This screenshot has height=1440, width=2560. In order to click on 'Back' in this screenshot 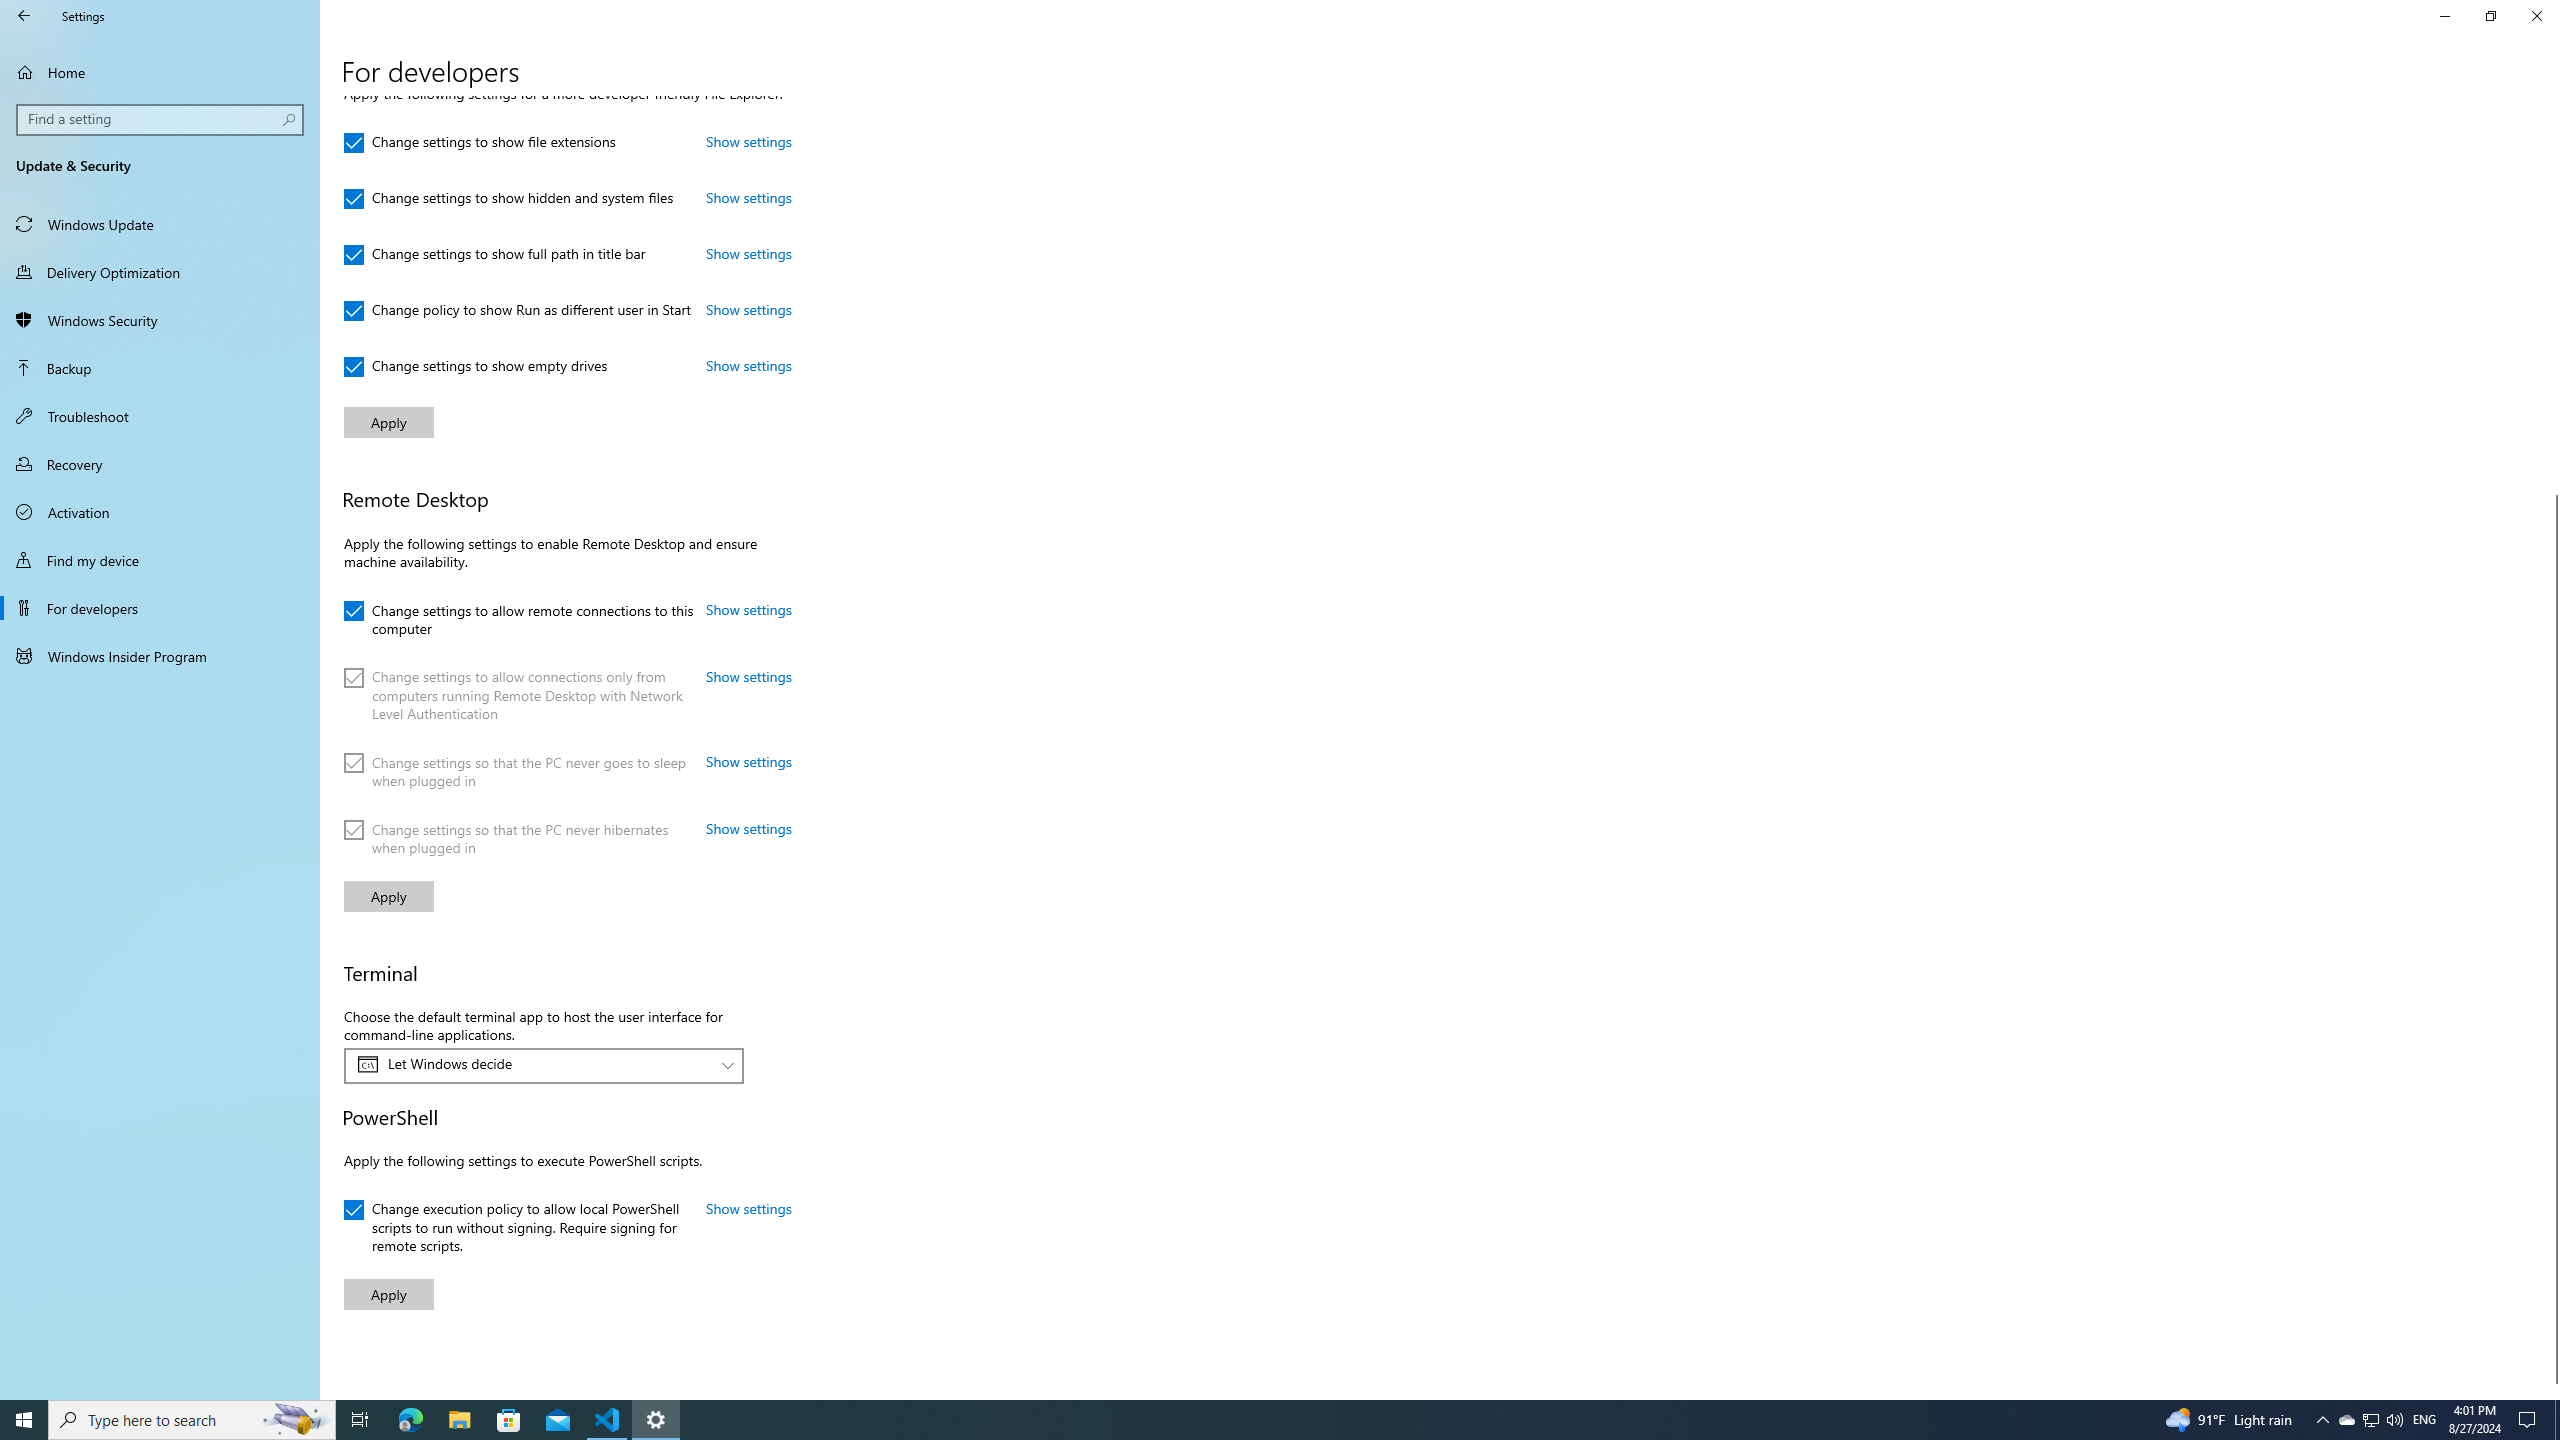, I will do `click(24, 15)`.